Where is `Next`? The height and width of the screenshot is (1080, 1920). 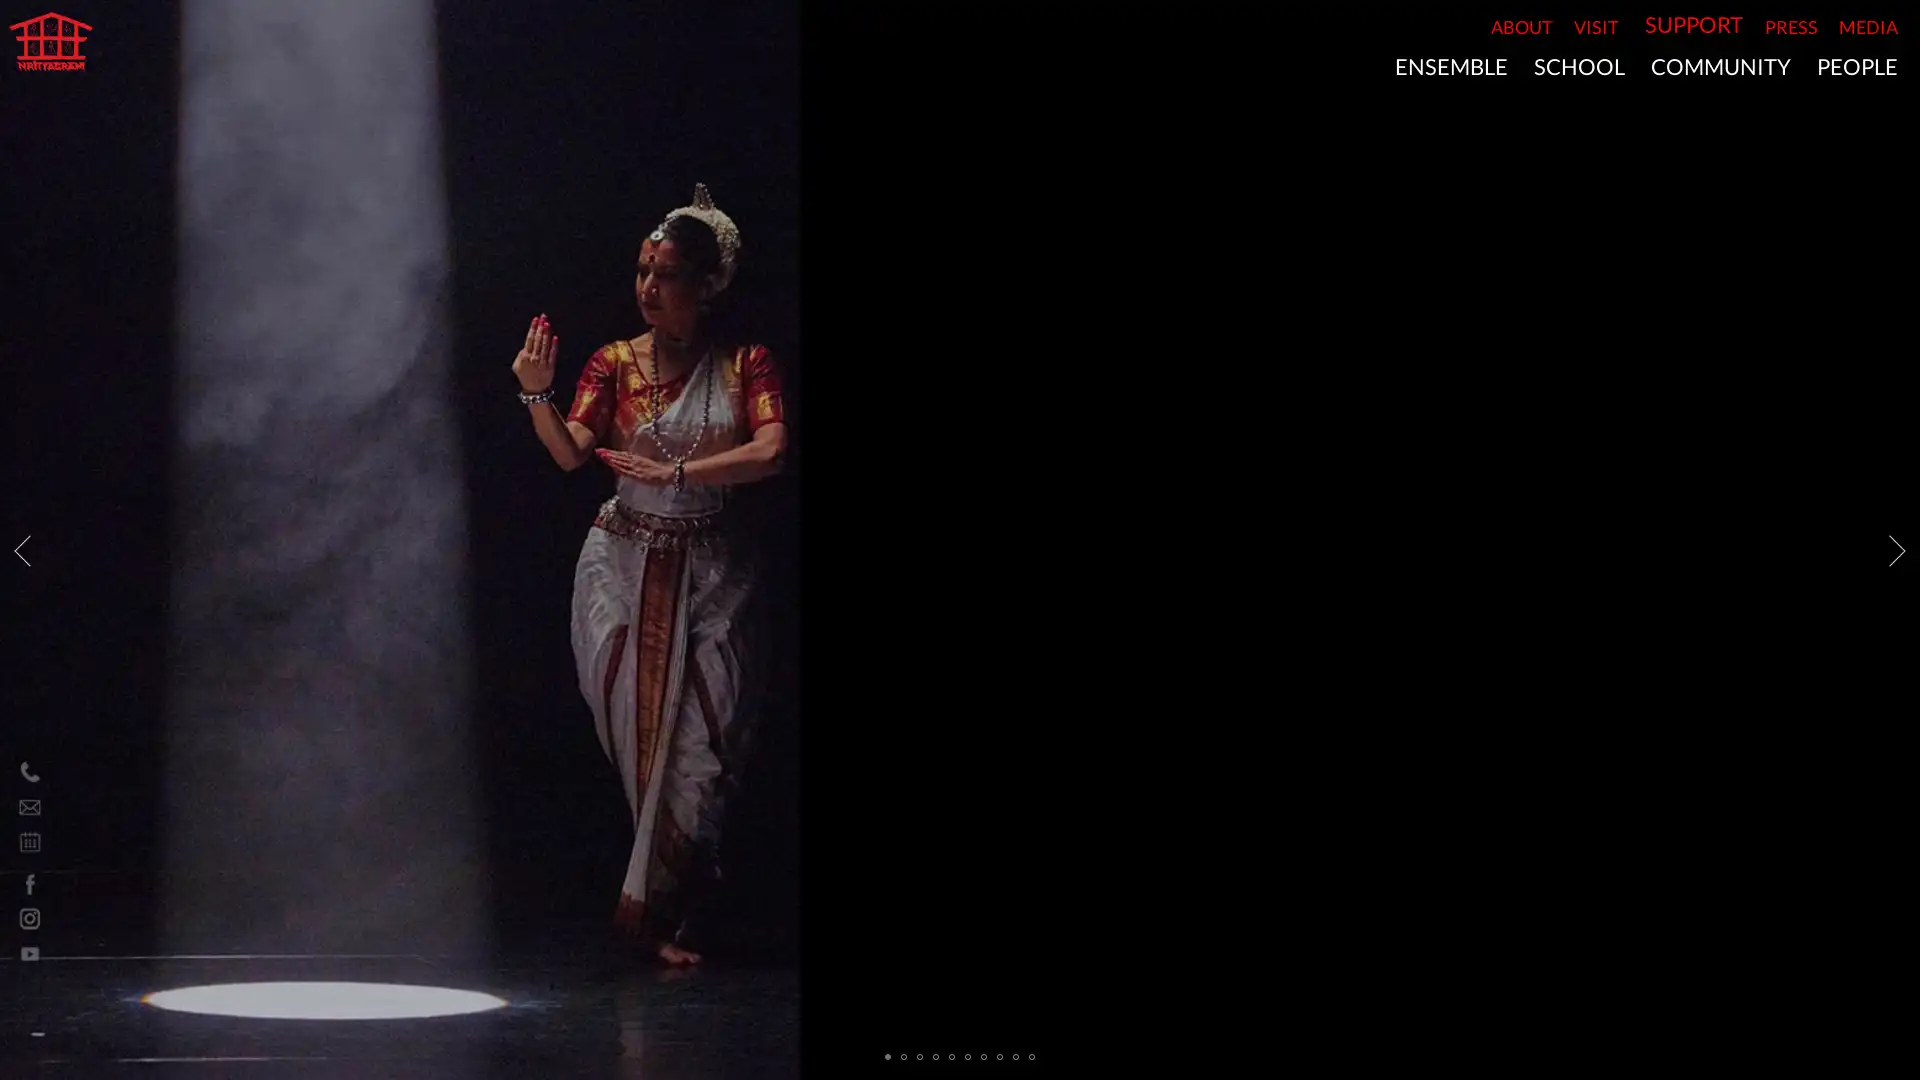
Next is located at coordinates (1888, 550).